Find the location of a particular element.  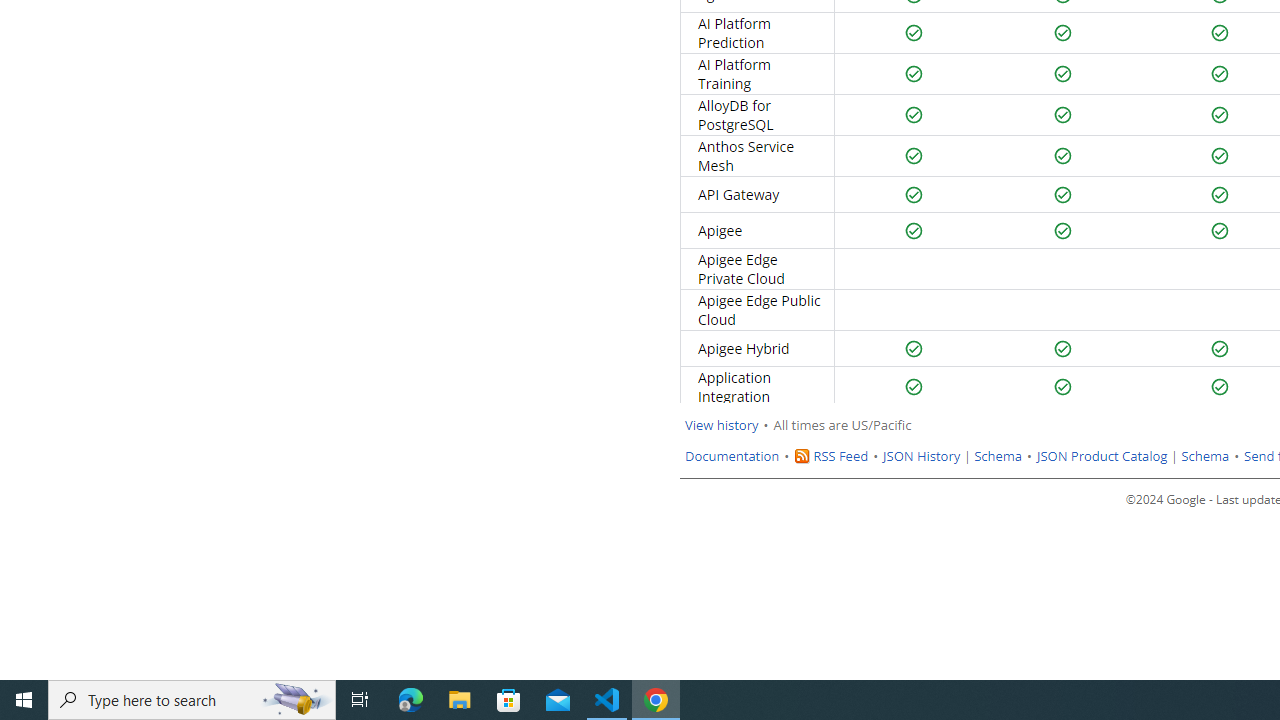

'JSON History' is located at coordinates (921, 456).